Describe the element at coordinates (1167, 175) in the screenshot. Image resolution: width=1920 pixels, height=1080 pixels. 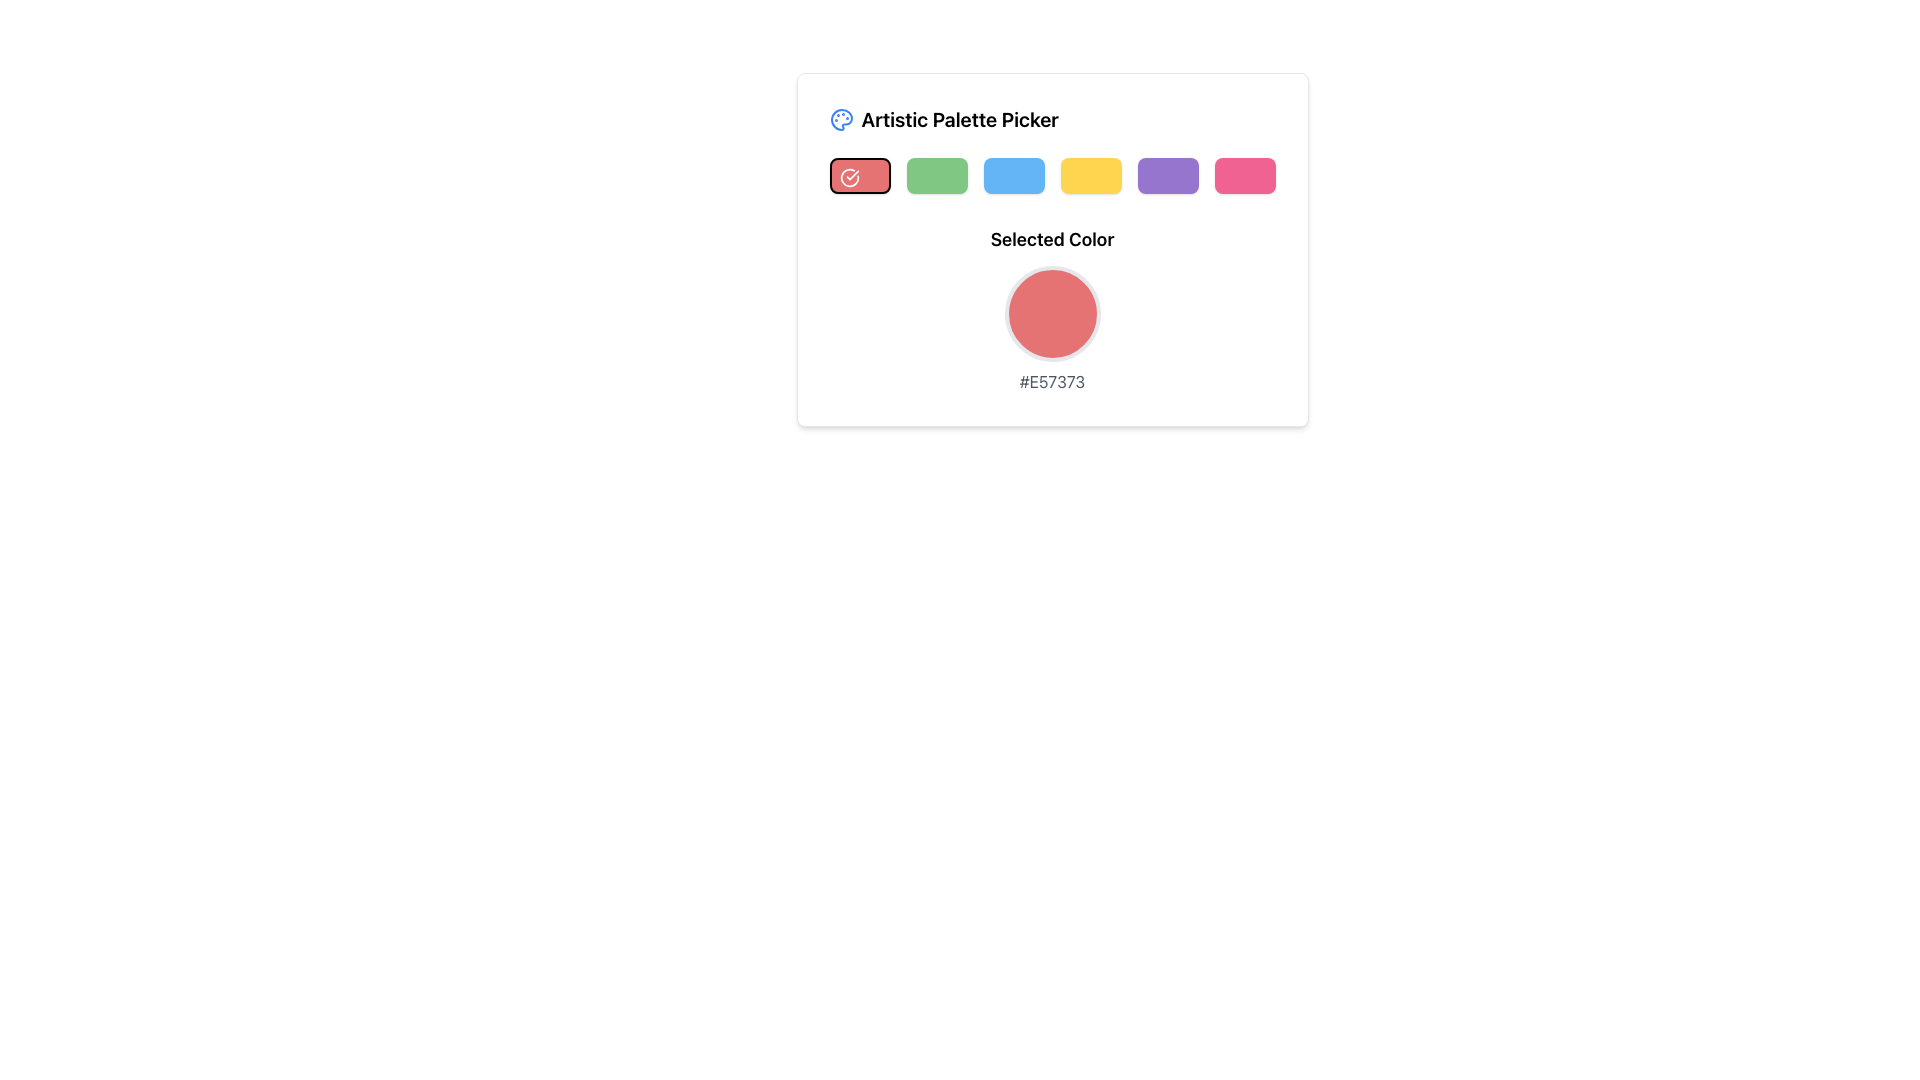
I see `the light purple button with rounded corners, which is the eighth button in a horizontal row of nine buttons within the grid layout` at that location.